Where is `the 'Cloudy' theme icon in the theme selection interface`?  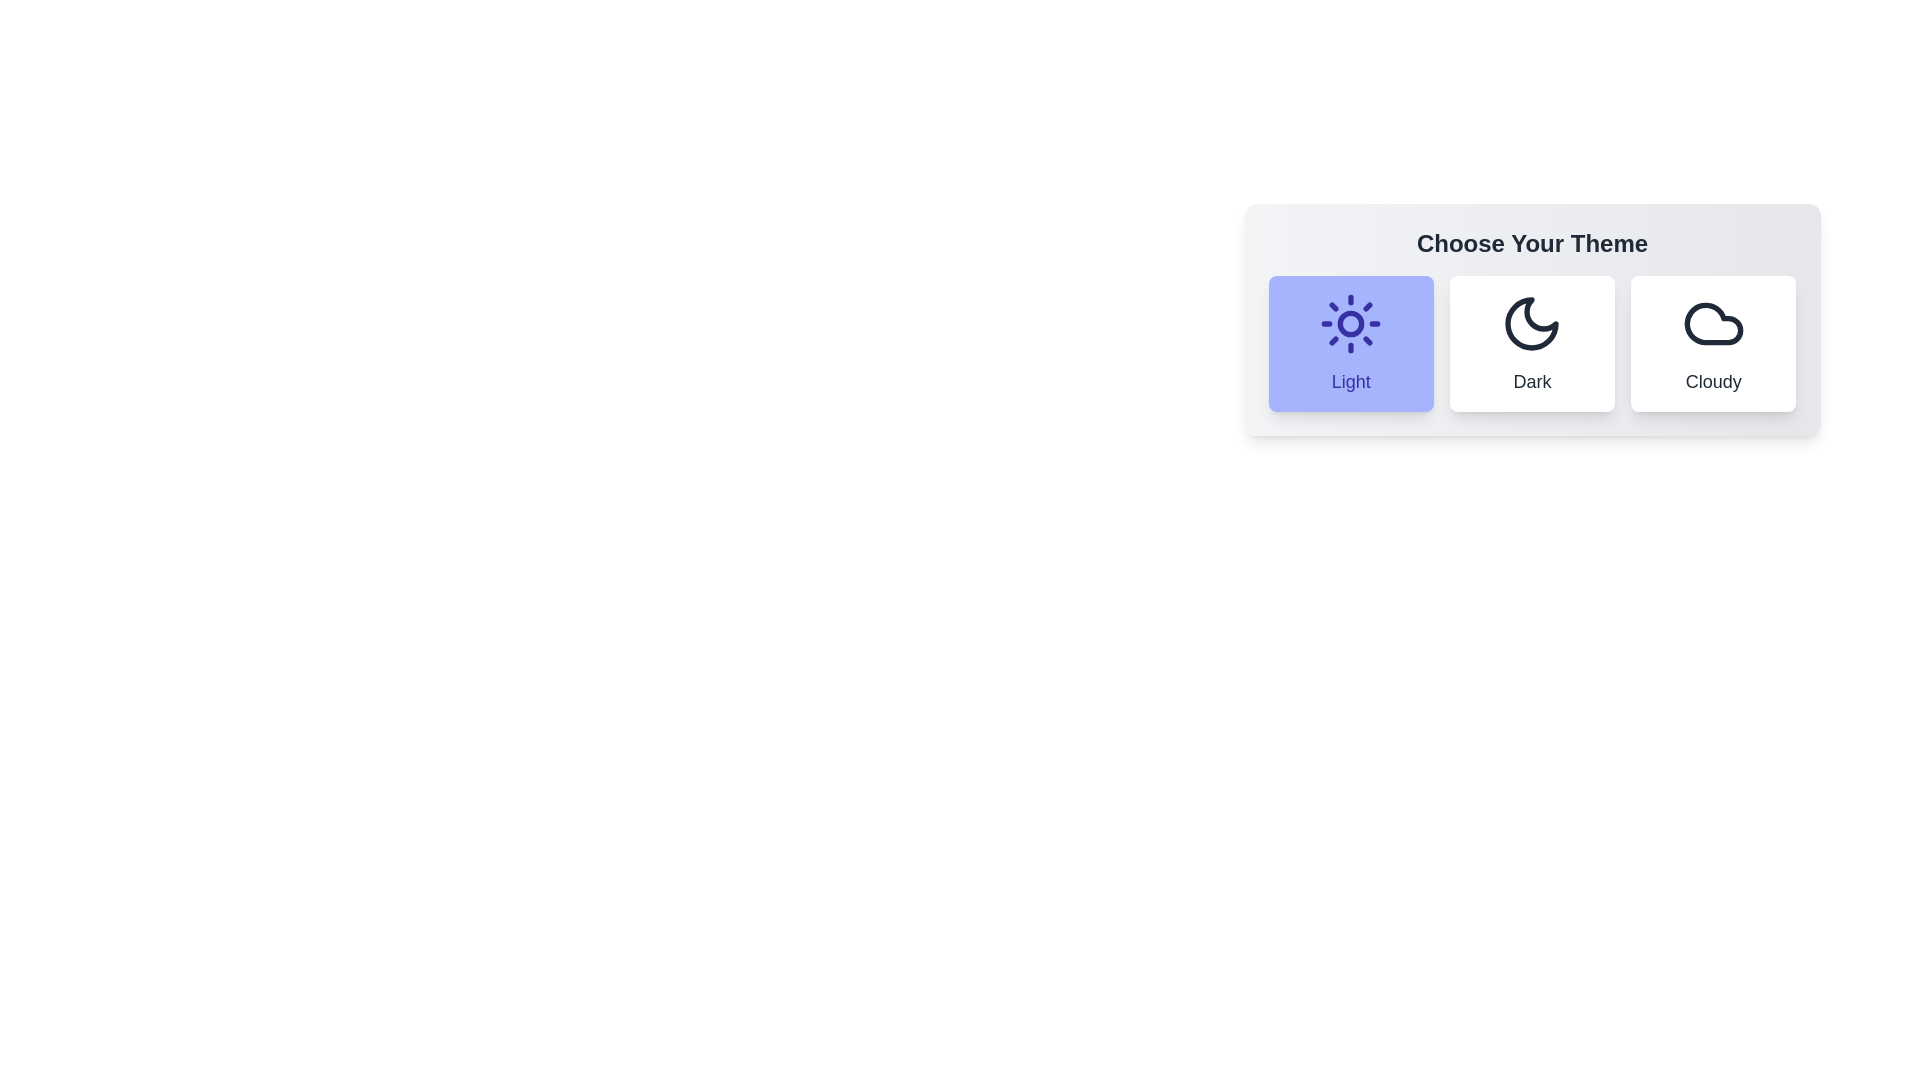
the 'Cloudy' theme icon in the theme selection interface is located at coordinates (1712, 323).